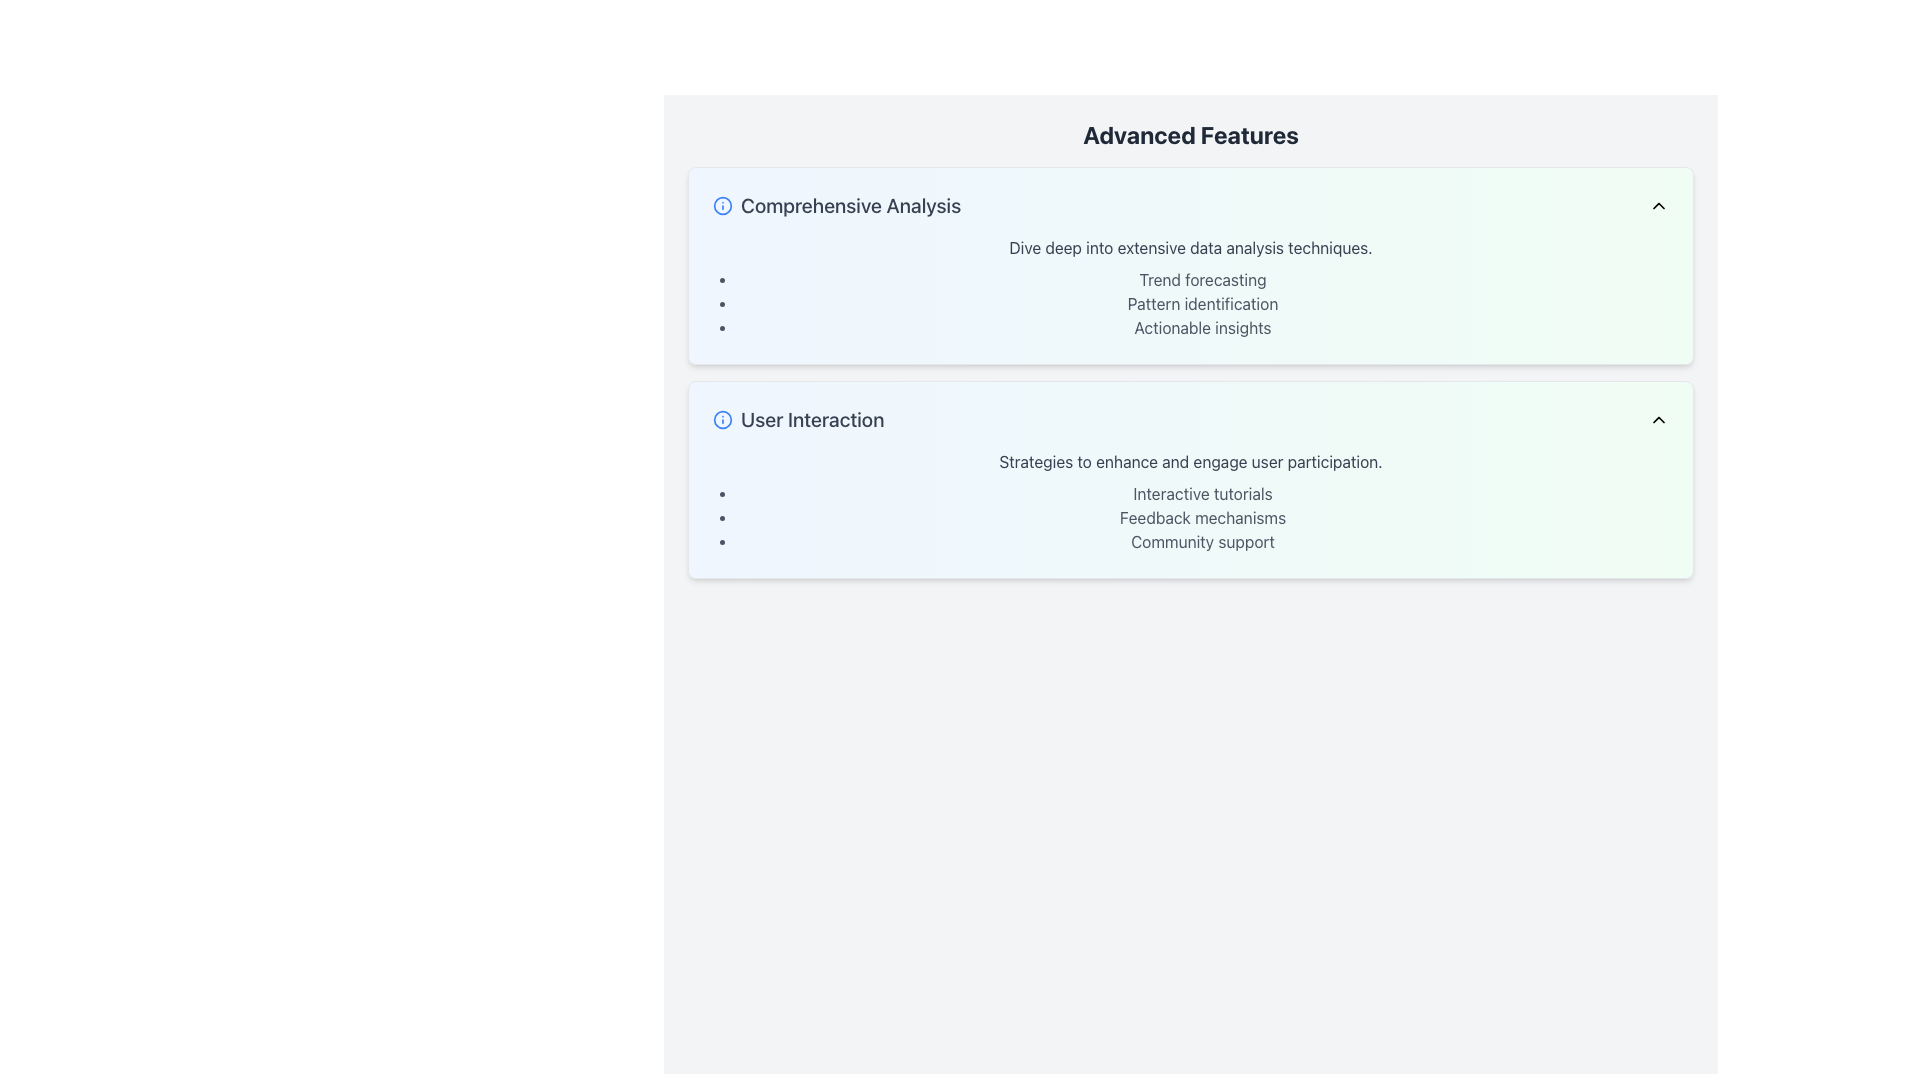 The height and width of the screenshot is (1080, 1920). What do you see at coordinates (1202, 493) in the screenshot?
I see `the Text Label that indicates the availability of interactive tutorials, located in the User Interaction section` at bounding box center [1202, 493].